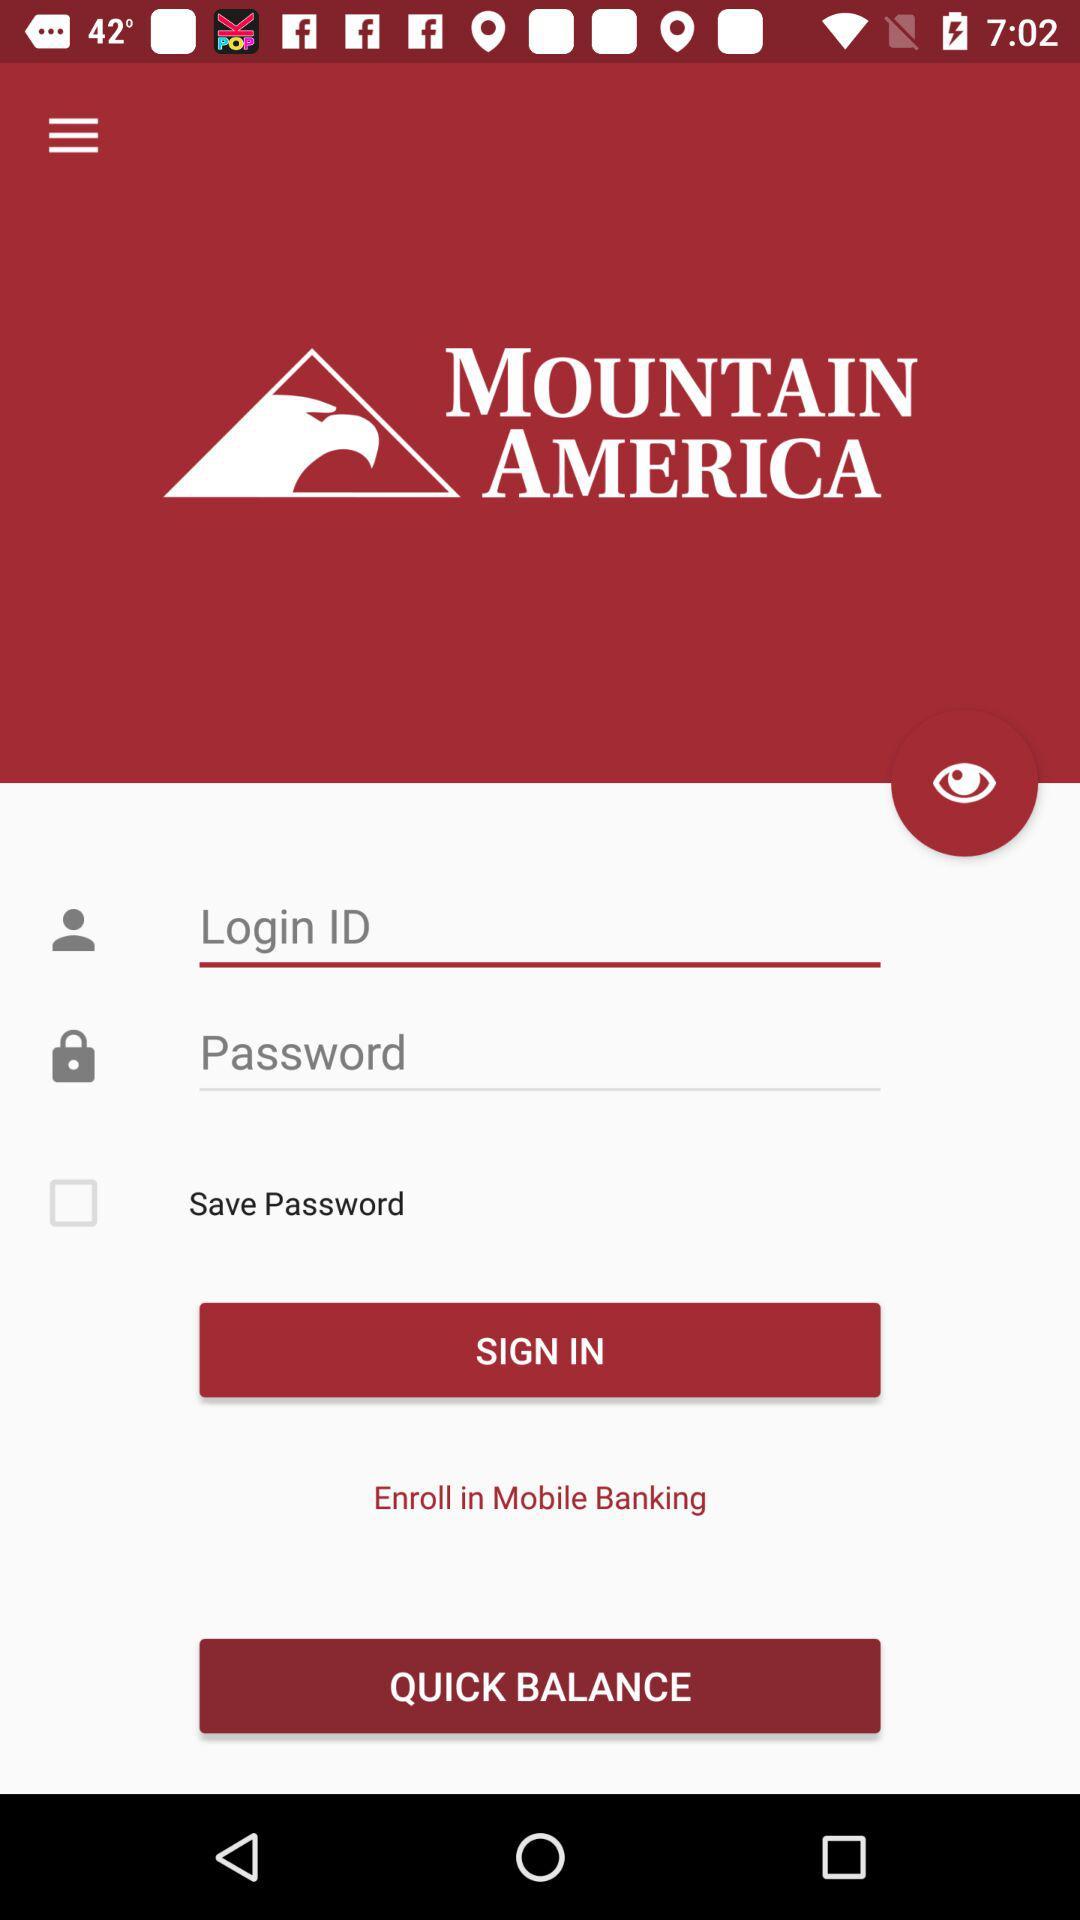 The width and height of the screenshot is (1080, 1920). Describe the element at coordinates (540, 1684) in the screenshot. I see `the item below the enroll in mobile` at that location.